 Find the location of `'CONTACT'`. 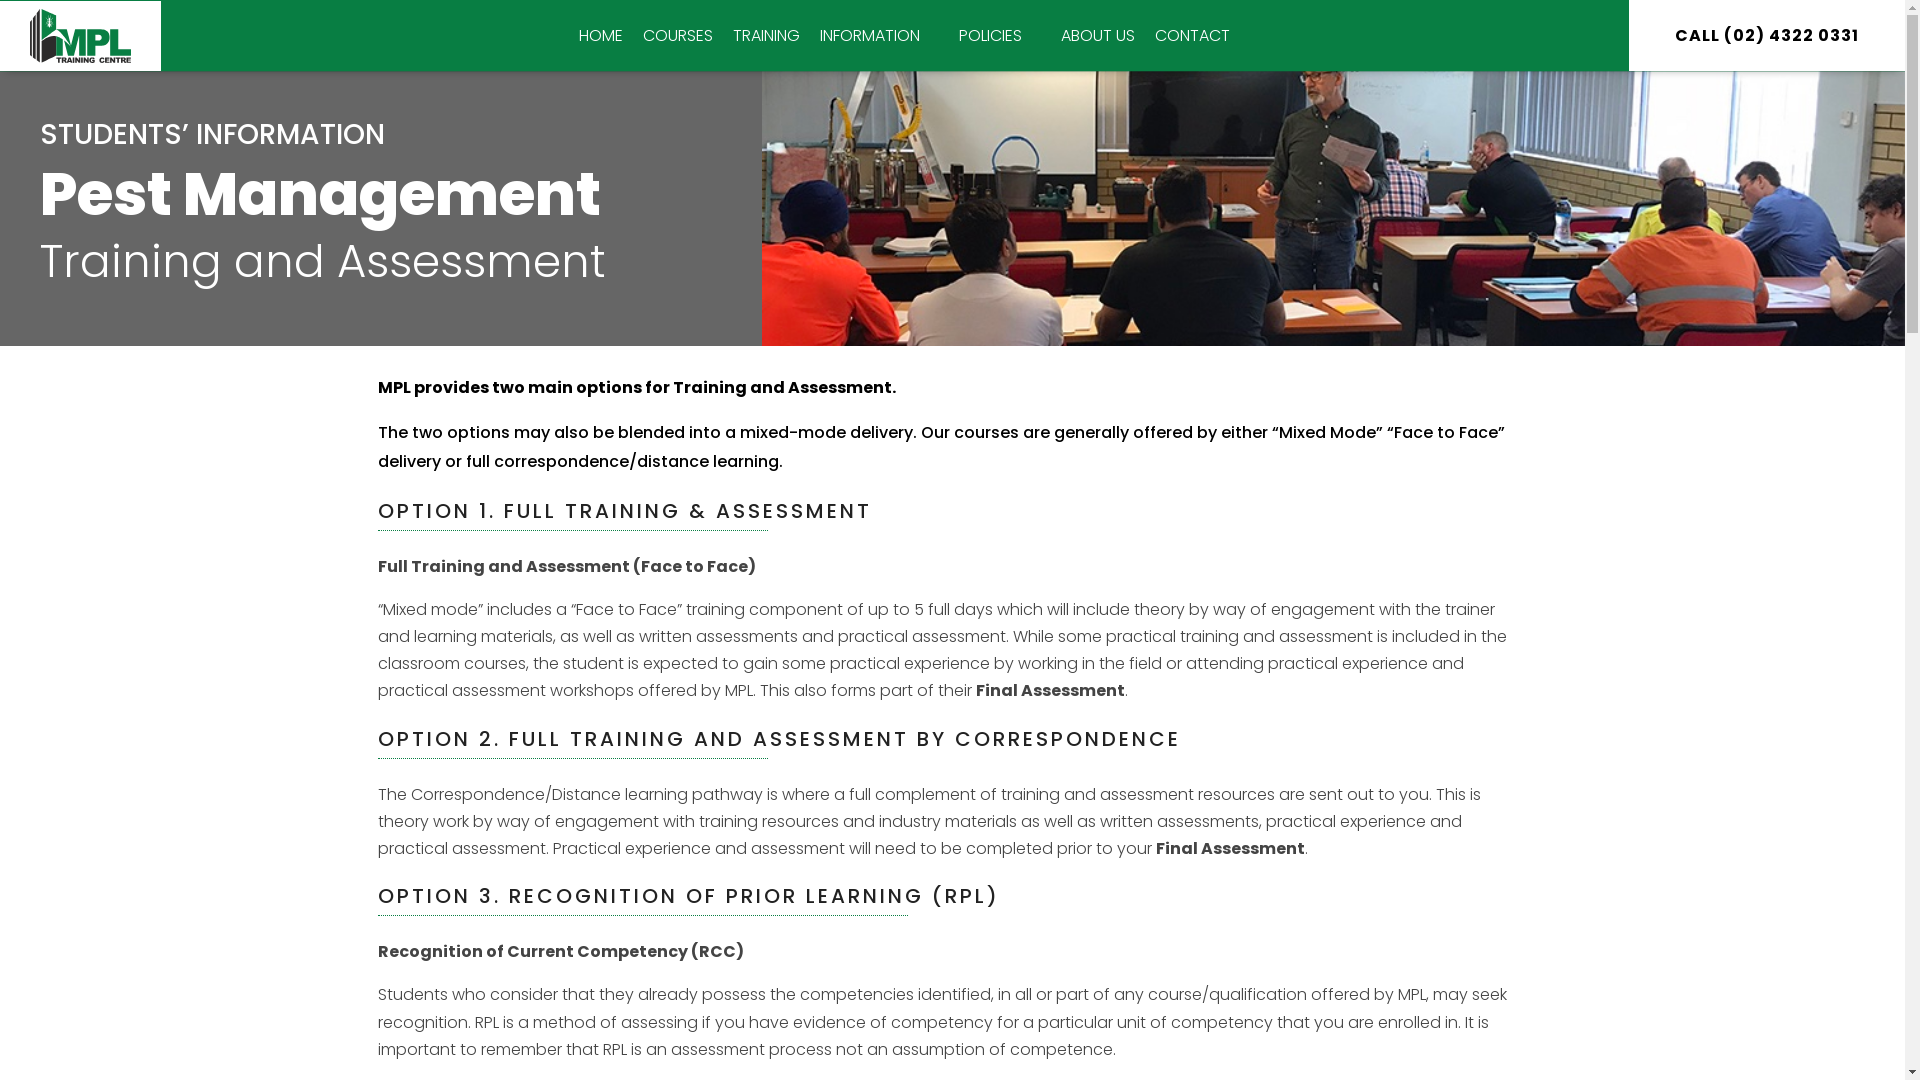

'CONTACT' is located at coordinates (1192, 35).